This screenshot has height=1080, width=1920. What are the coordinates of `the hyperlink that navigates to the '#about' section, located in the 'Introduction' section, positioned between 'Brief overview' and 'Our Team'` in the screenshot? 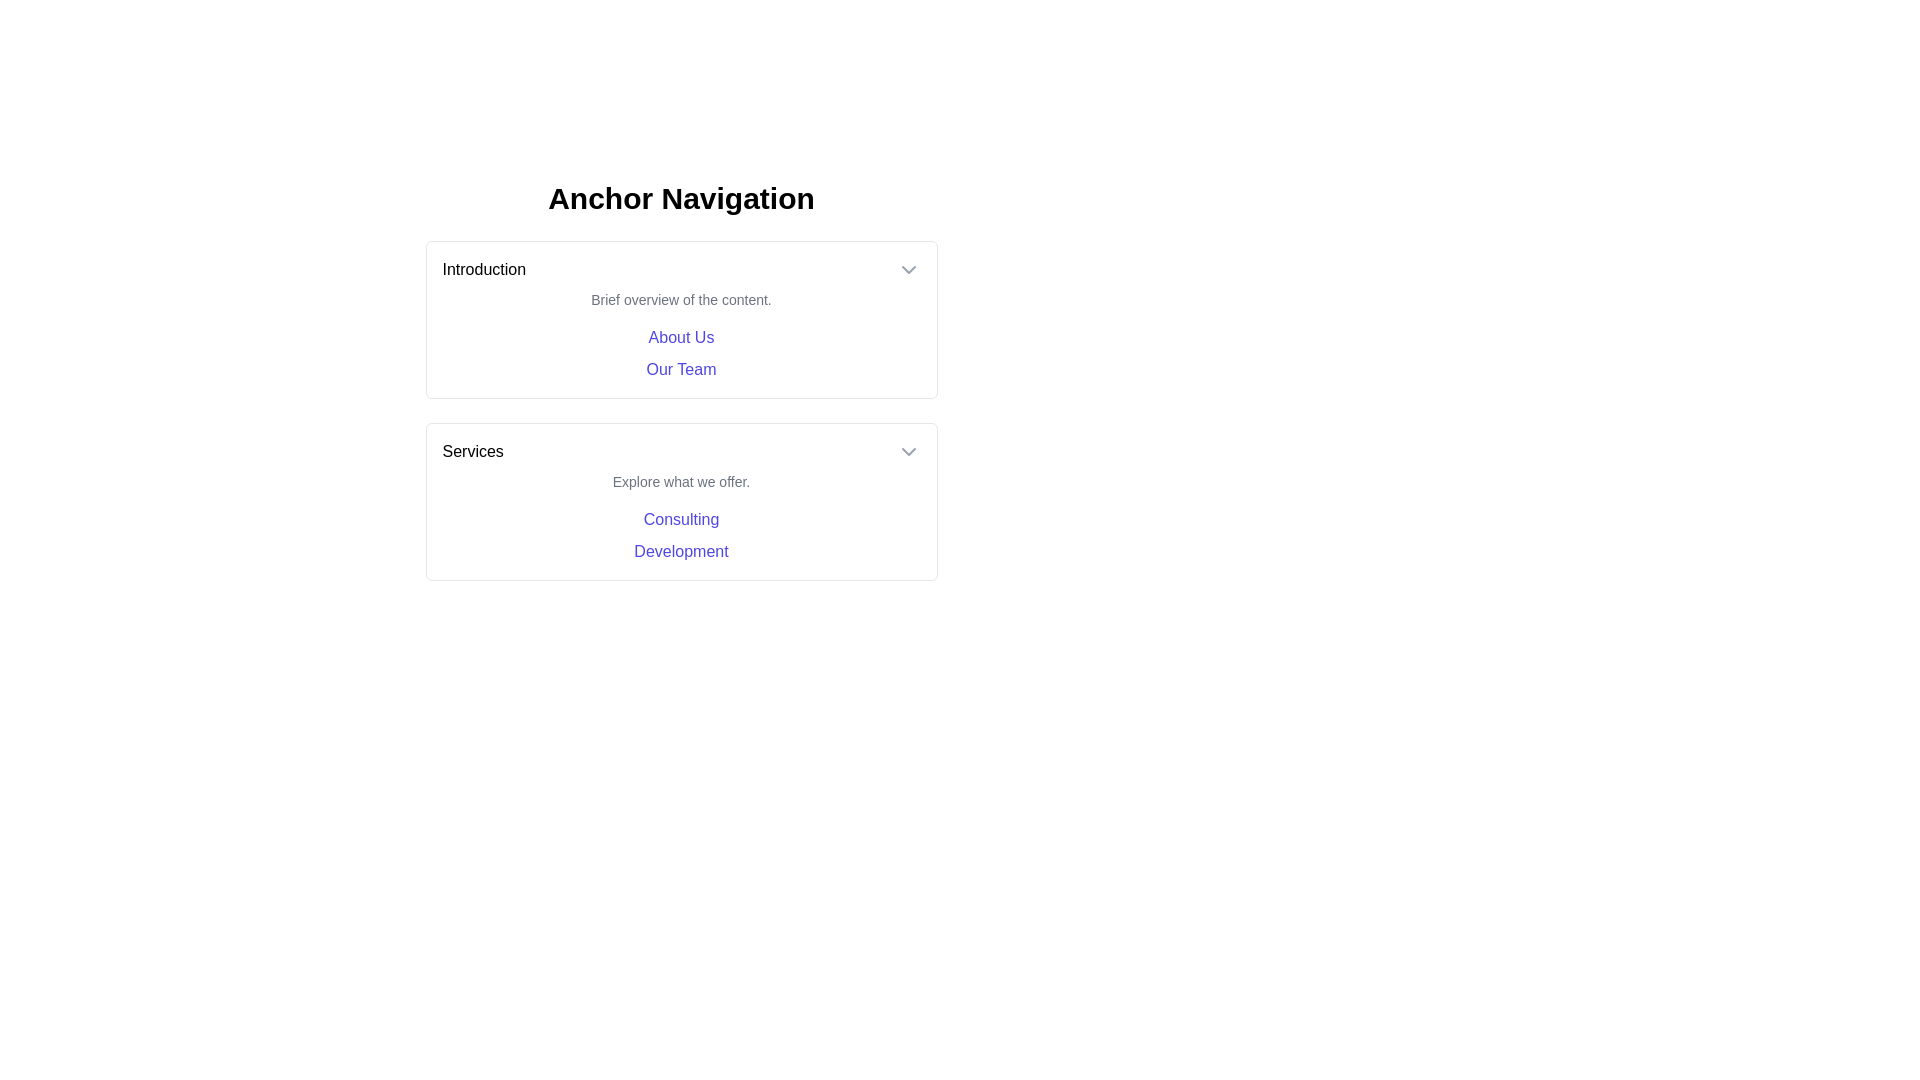 It's located at (681, 336).